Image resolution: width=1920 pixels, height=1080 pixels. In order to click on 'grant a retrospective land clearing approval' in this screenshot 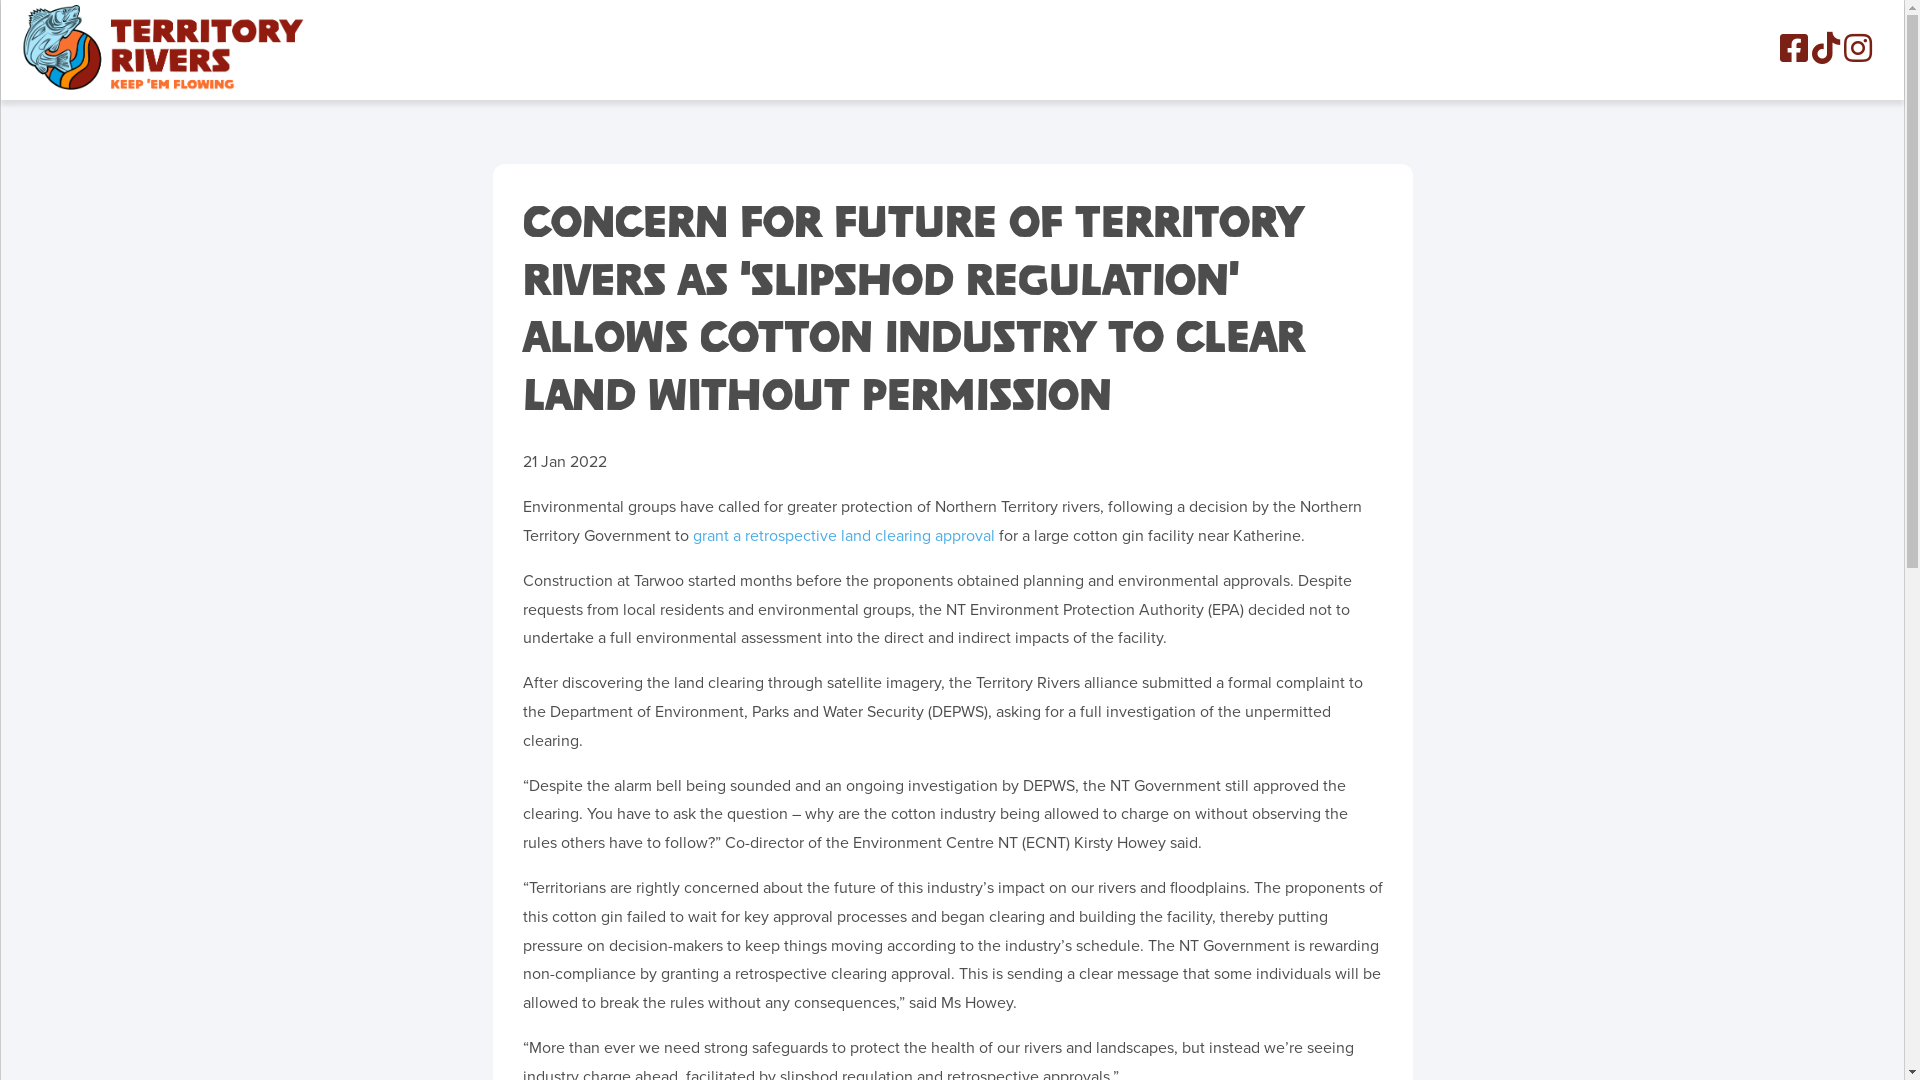, I will do `click(843, 535)`.